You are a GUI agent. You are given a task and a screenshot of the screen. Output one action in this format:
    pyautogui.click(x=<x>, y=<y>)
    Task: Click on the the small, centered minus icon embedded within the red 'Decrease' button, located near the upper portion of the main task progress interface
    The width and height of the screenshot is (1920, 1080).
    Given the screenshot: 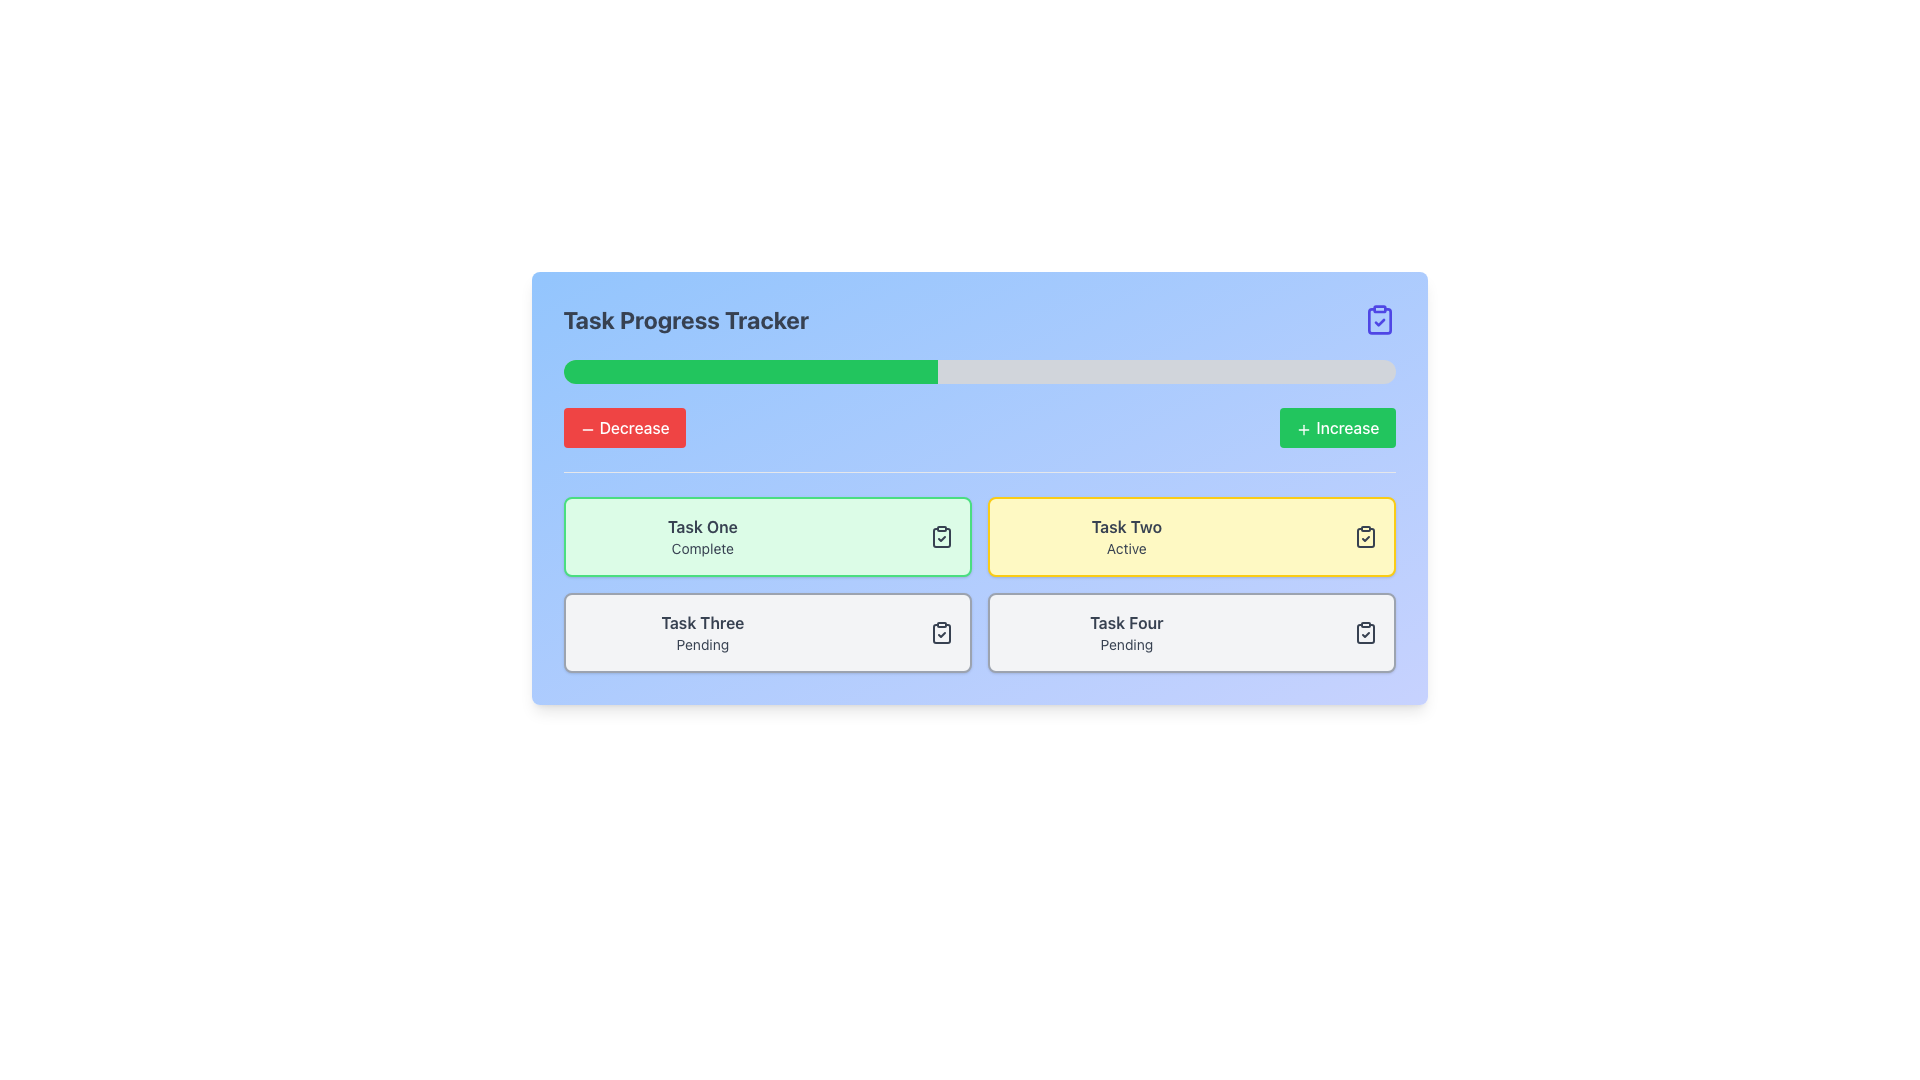 What is the action you would take?
    pyautogui.click(x=586, y=428)
    